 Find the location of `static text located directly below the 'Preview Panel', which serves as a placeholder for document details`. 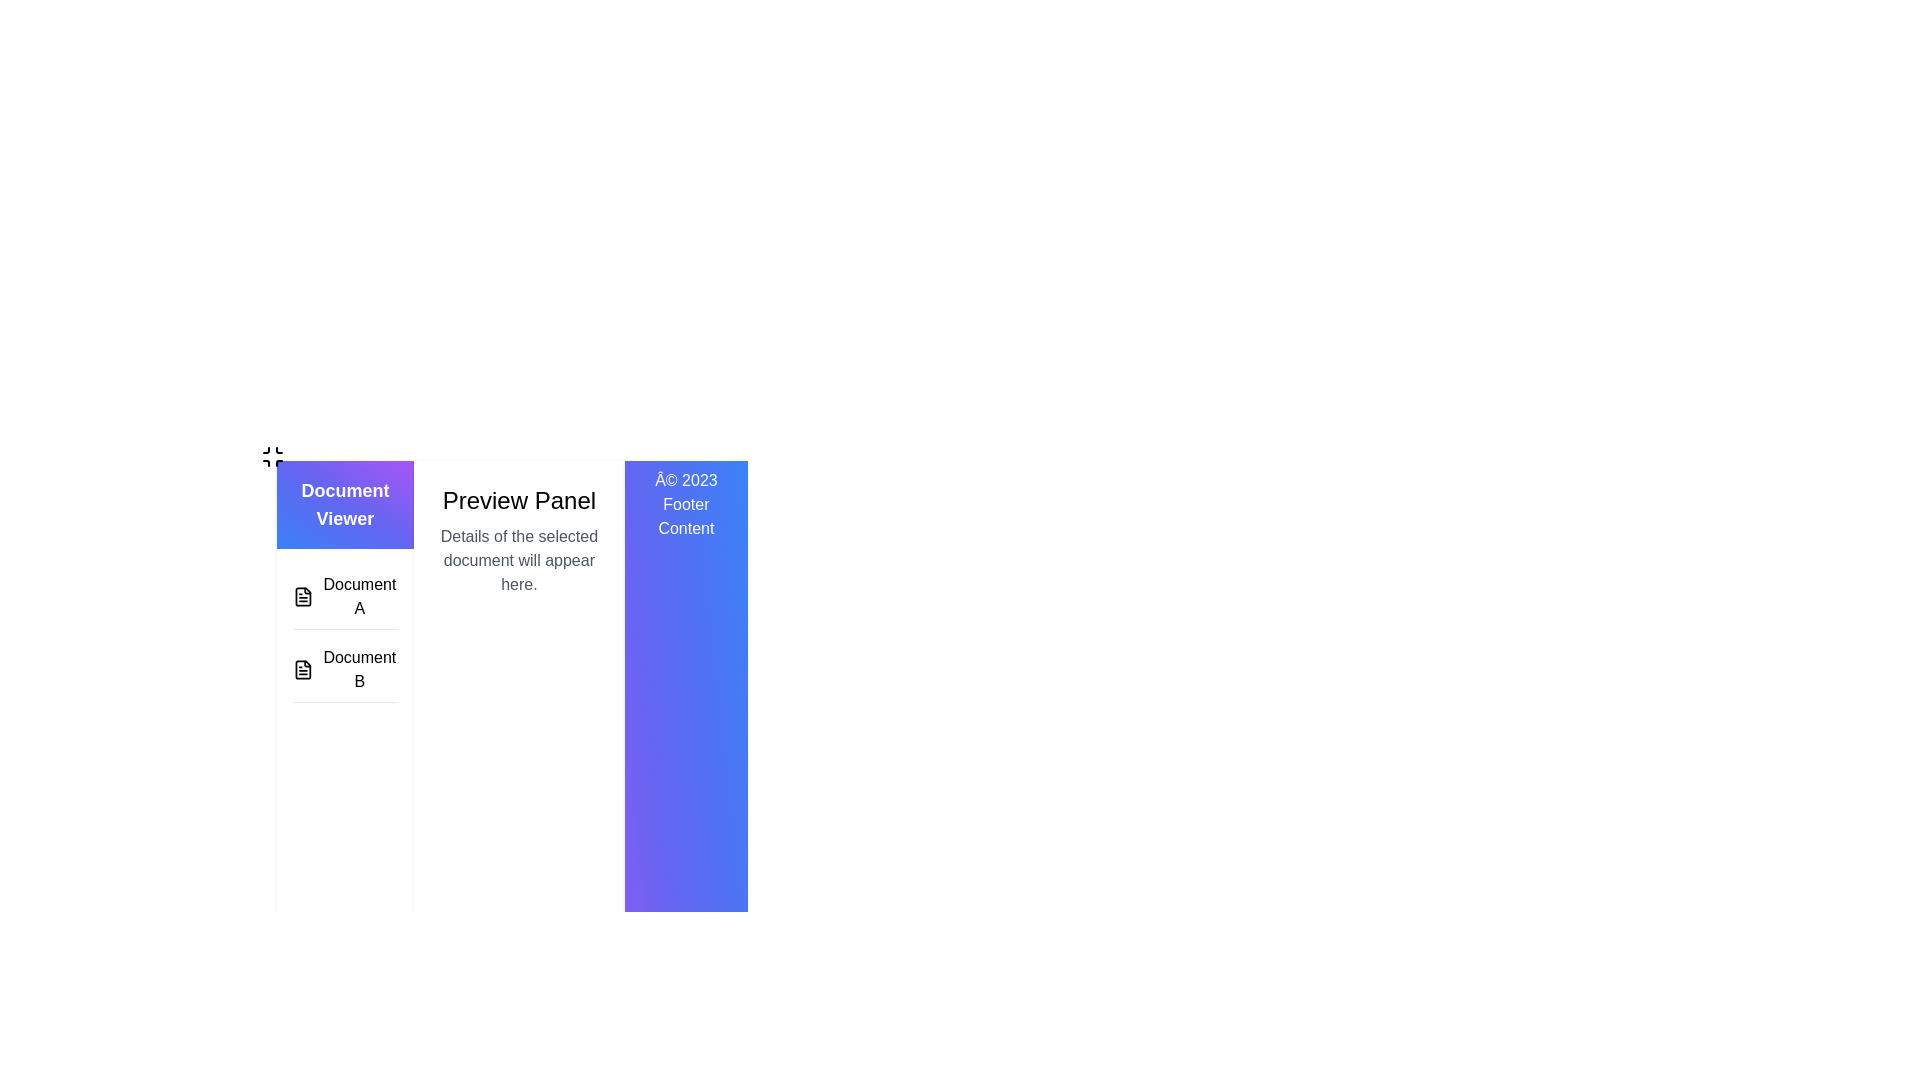

static text located directly below the 'Preview Panel', which serves as a placeholder for document details is located at coordinates (519, 560).